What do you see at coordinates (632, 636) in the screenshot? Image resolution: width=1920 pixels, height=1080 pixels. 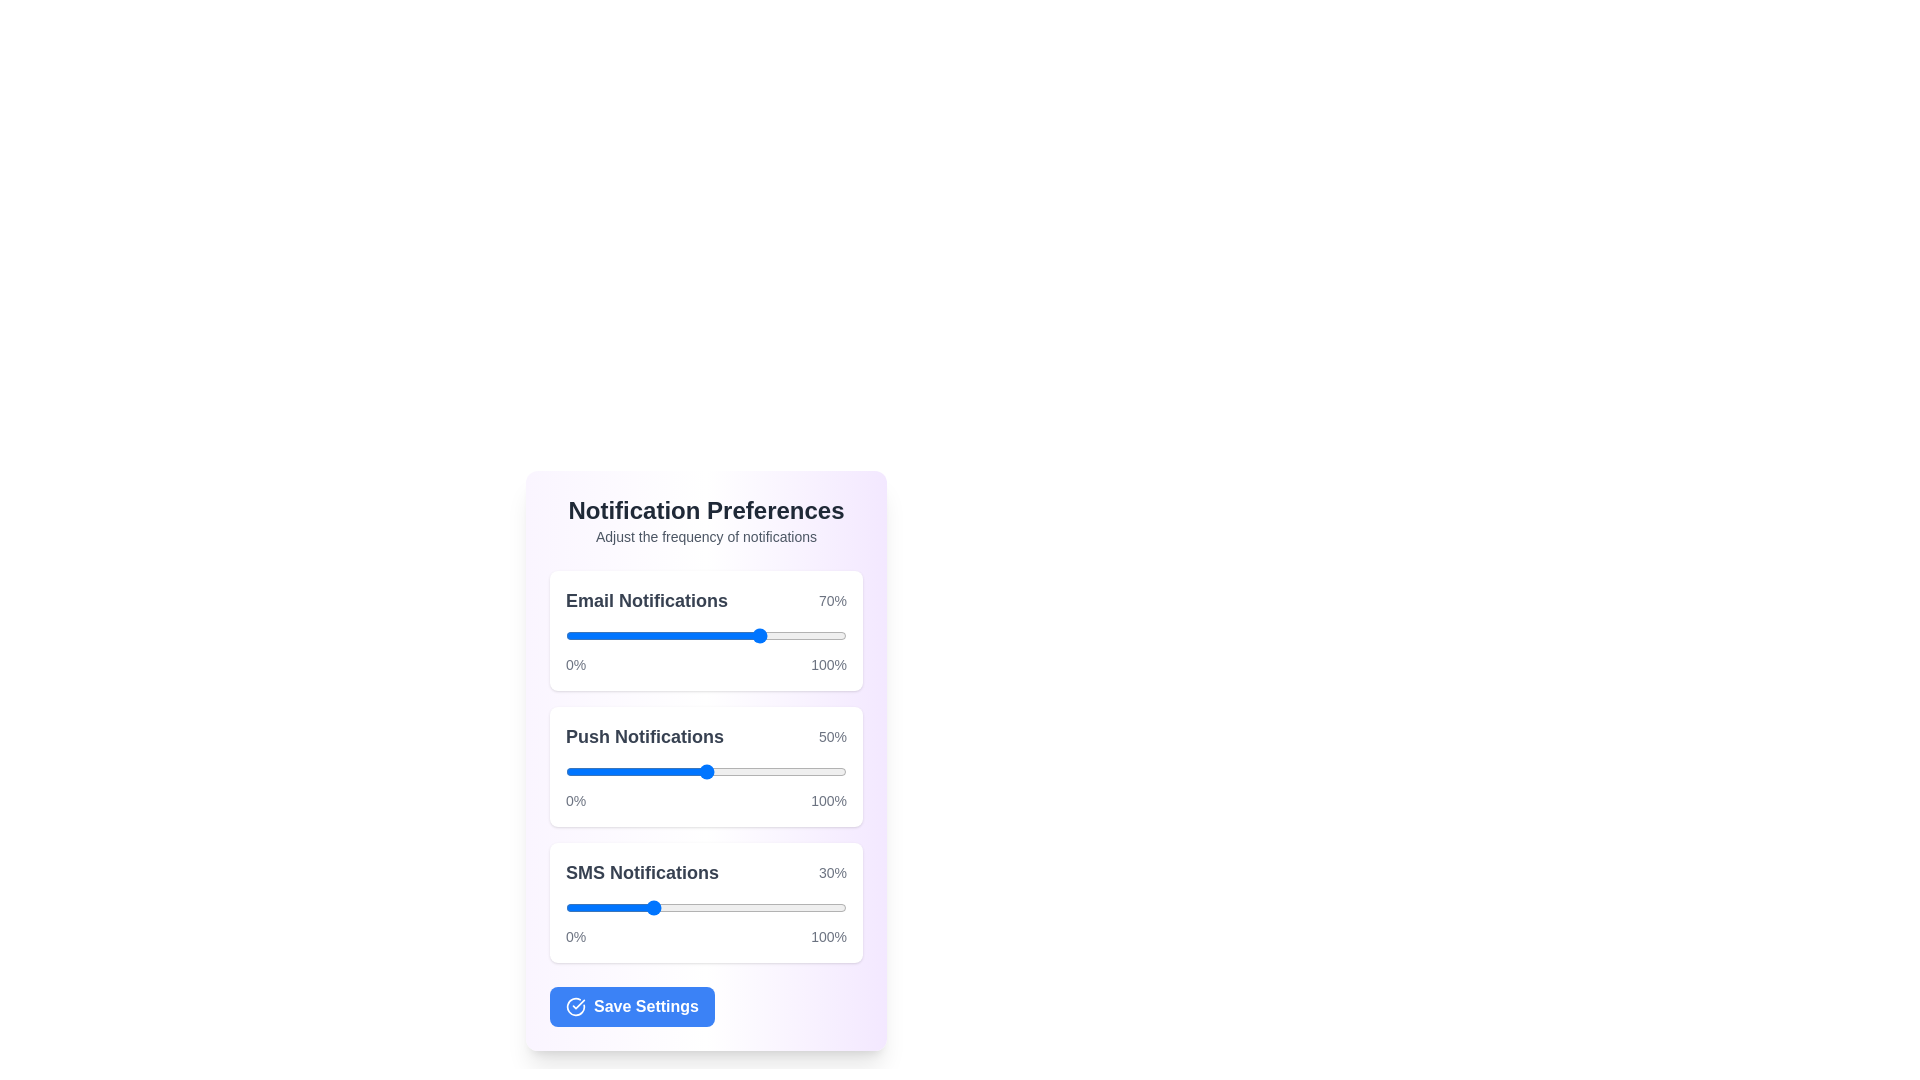 I see `the Email Notification slider` at bounding box center [632, 636].